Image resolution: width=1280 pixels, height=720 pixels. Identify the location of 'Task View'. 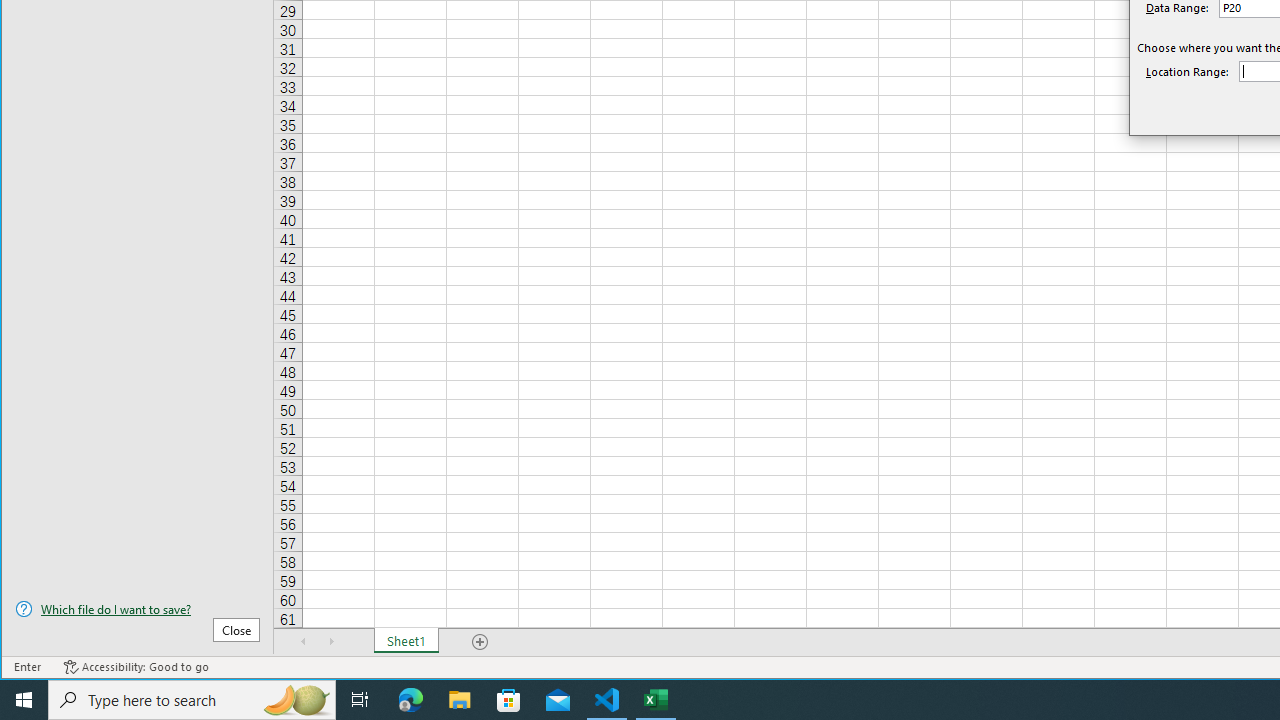
(359, 698).